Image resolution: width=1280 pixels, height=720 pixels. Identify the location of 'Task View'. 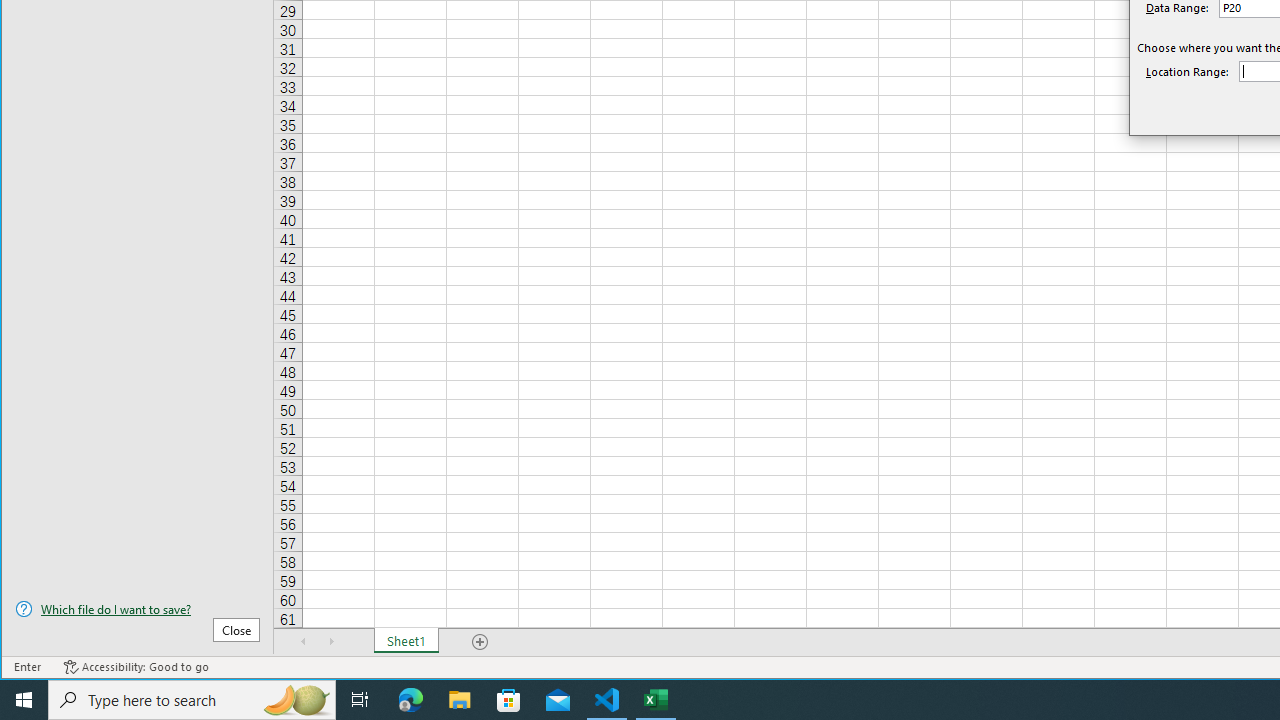
(359, 698).